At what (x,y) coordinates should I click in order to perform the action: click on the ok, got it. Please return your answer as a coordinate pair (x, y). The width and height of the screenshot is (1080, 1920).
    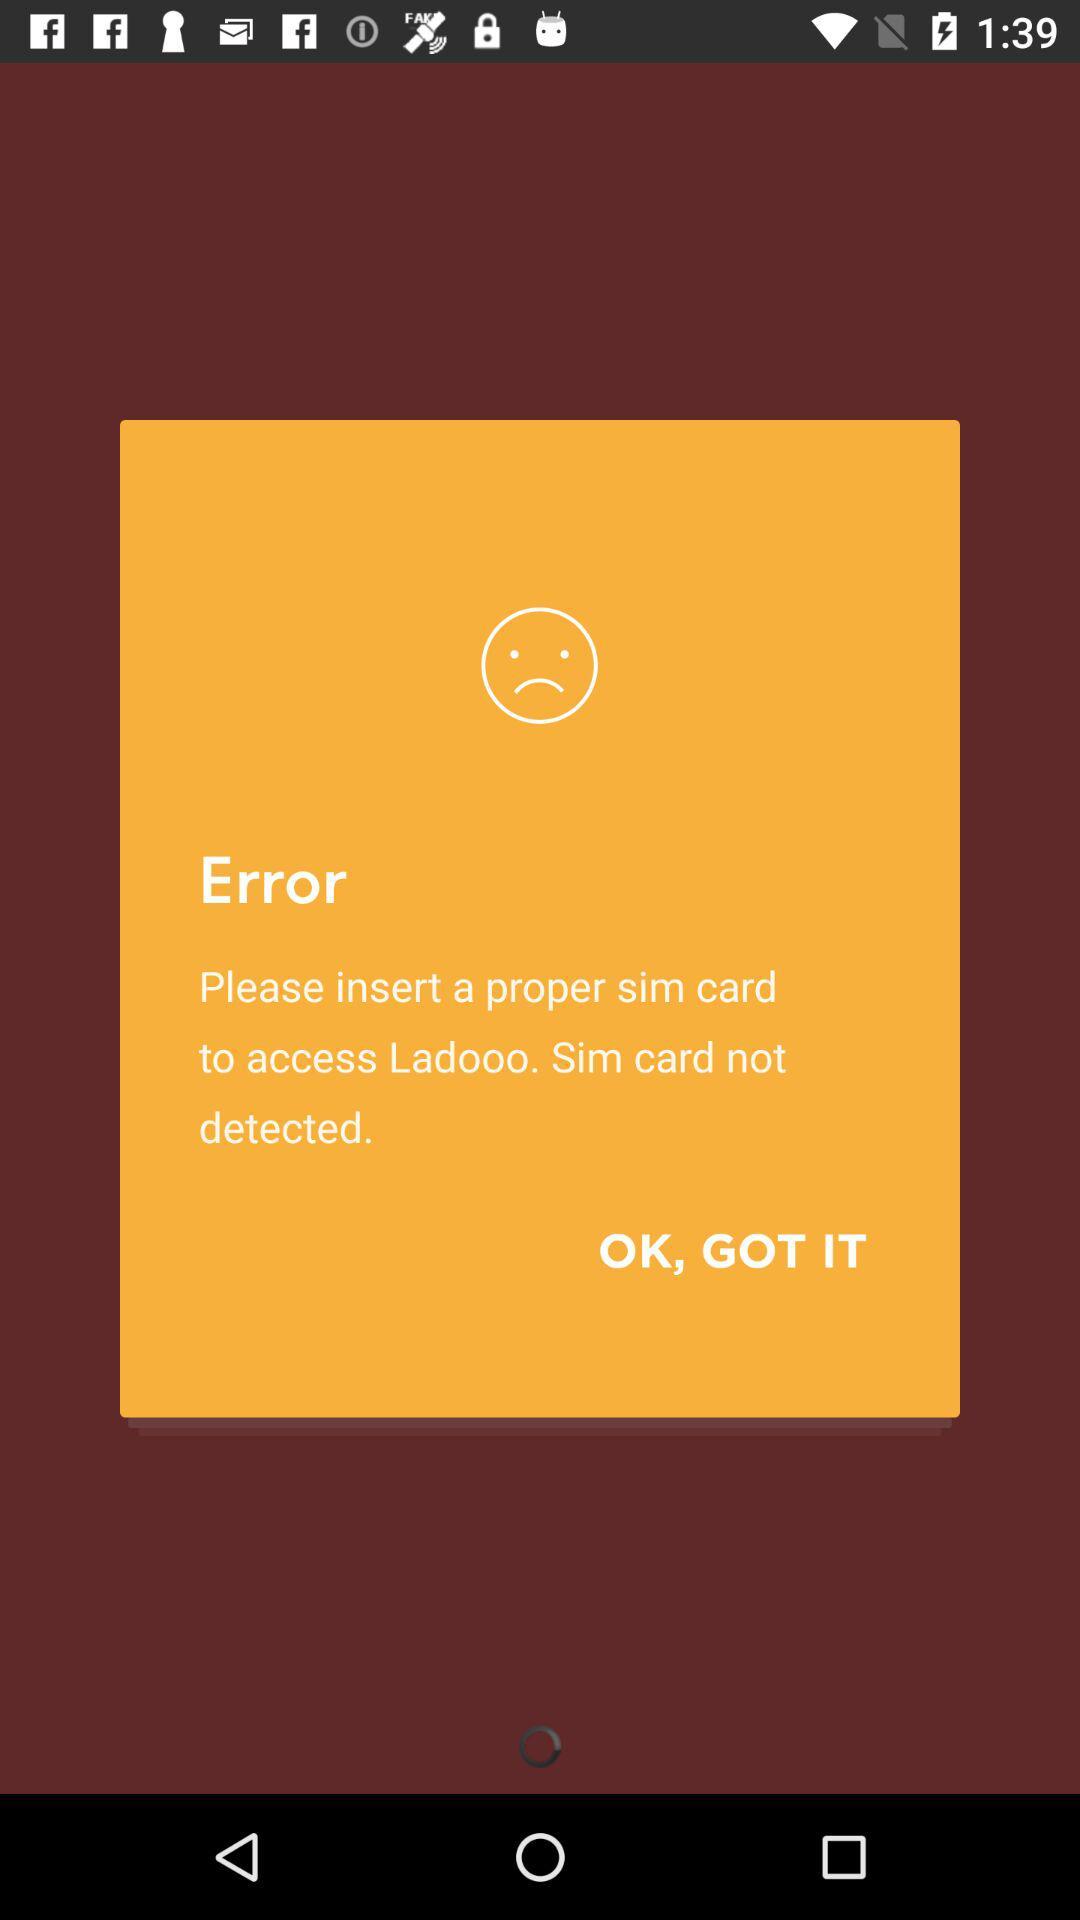
    Looking at the image, I should click on (702, 1249).